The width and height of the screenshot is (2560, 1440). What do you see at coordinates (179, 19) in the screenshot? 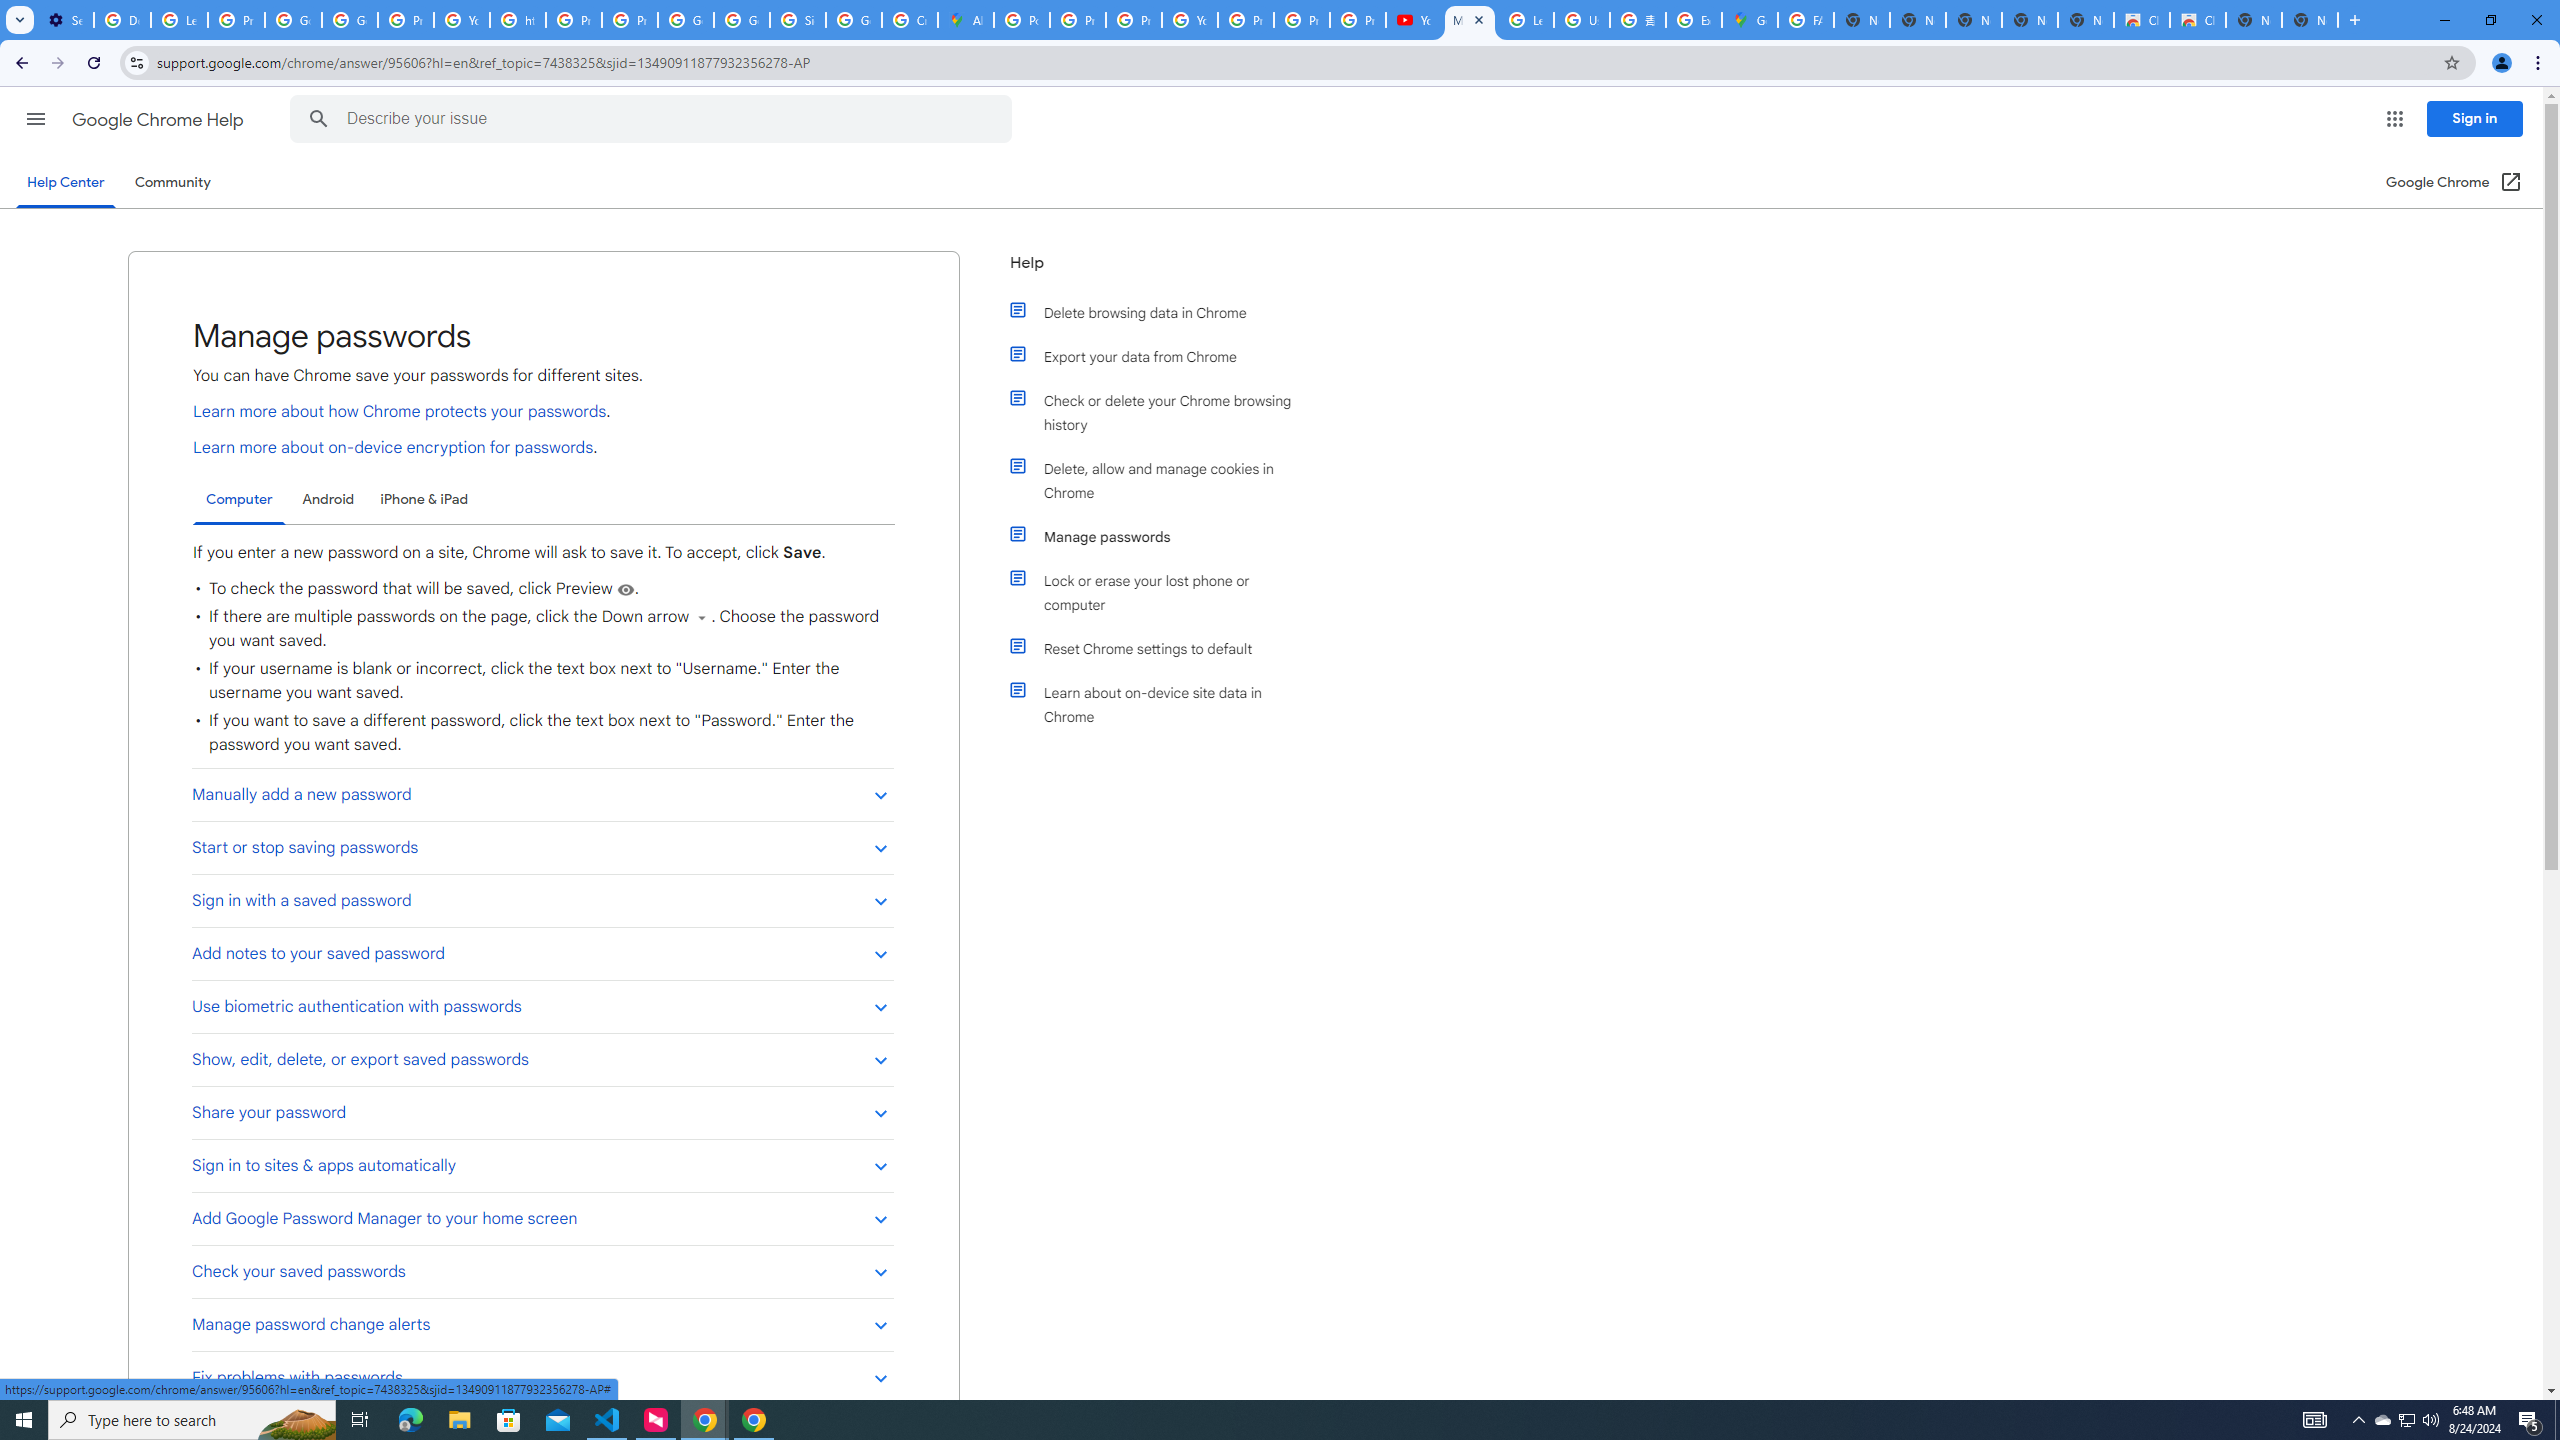
I see `'Learn how to find your photos - Google Photos Help'` at bounding box center [179, 19].